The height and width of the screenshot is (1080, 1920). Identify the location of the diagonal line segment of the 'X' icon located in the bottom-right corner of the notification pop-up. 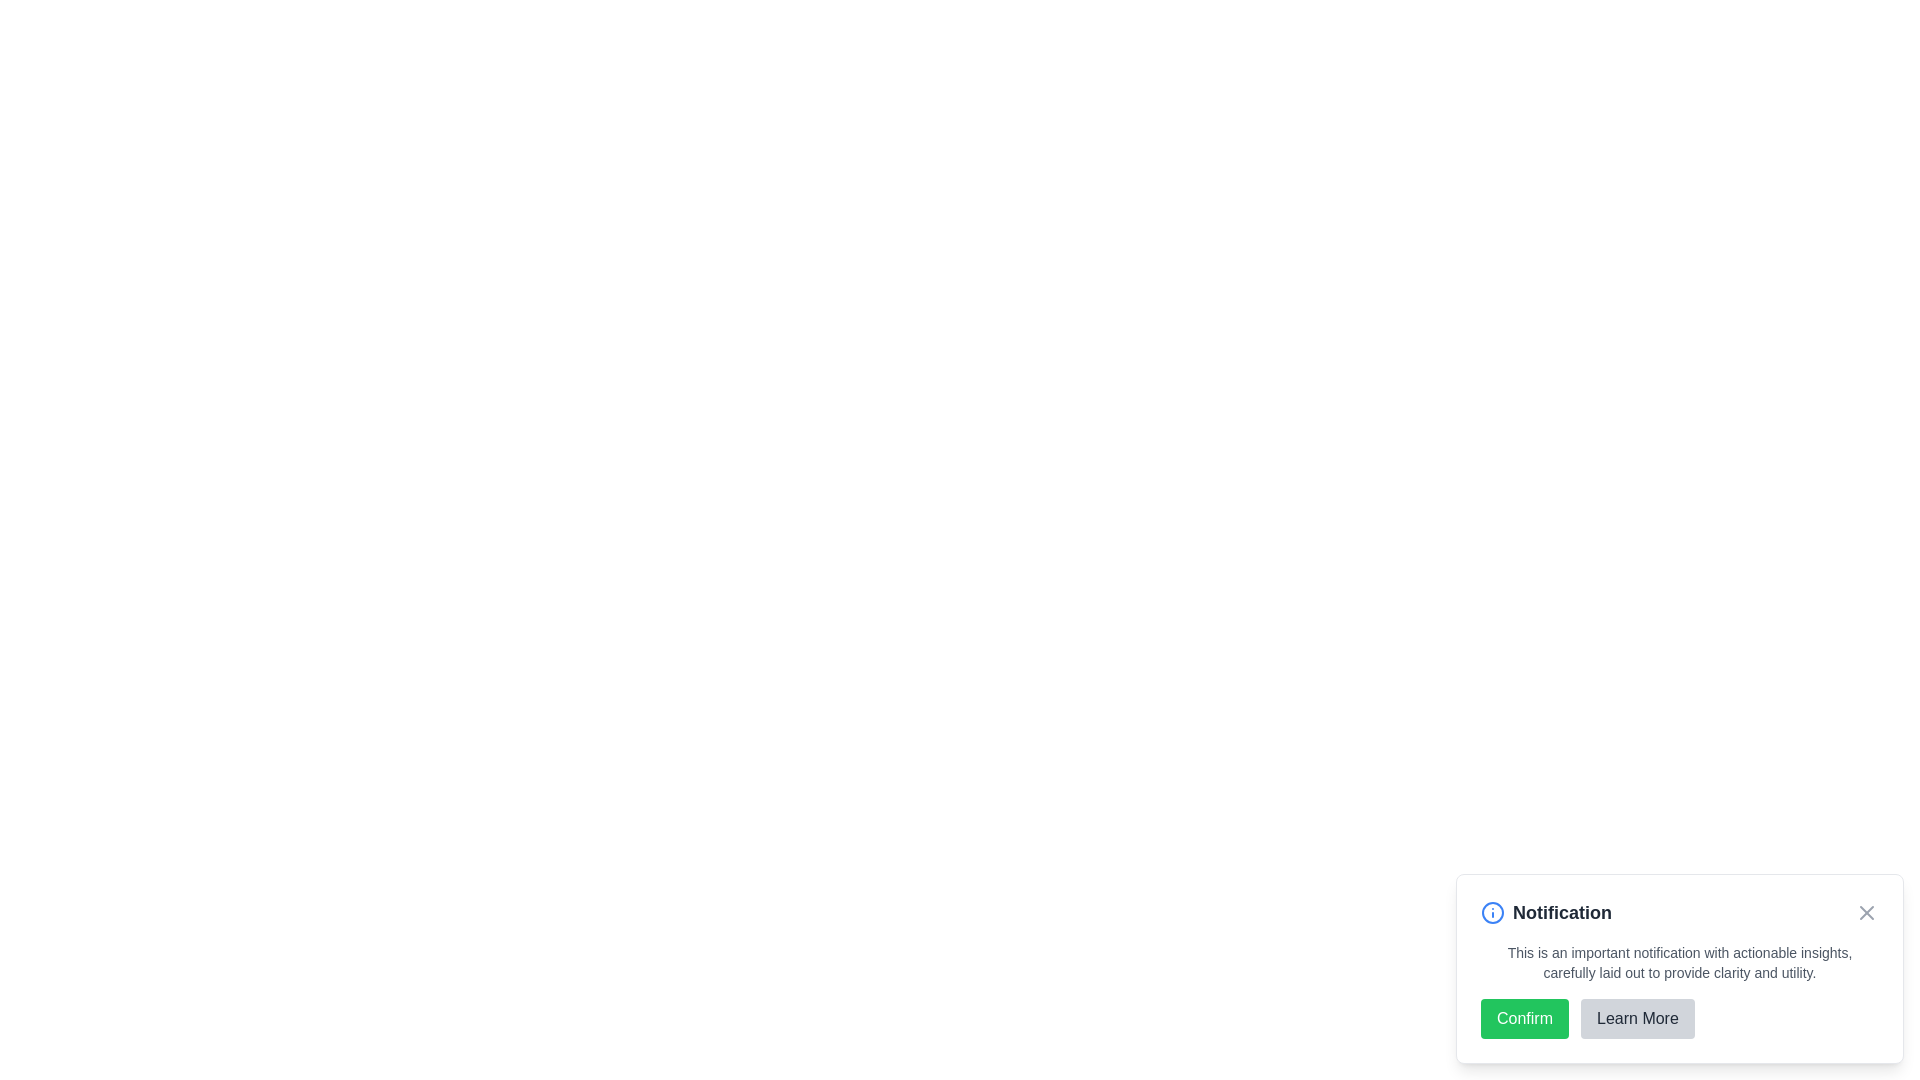
(1866, 913).